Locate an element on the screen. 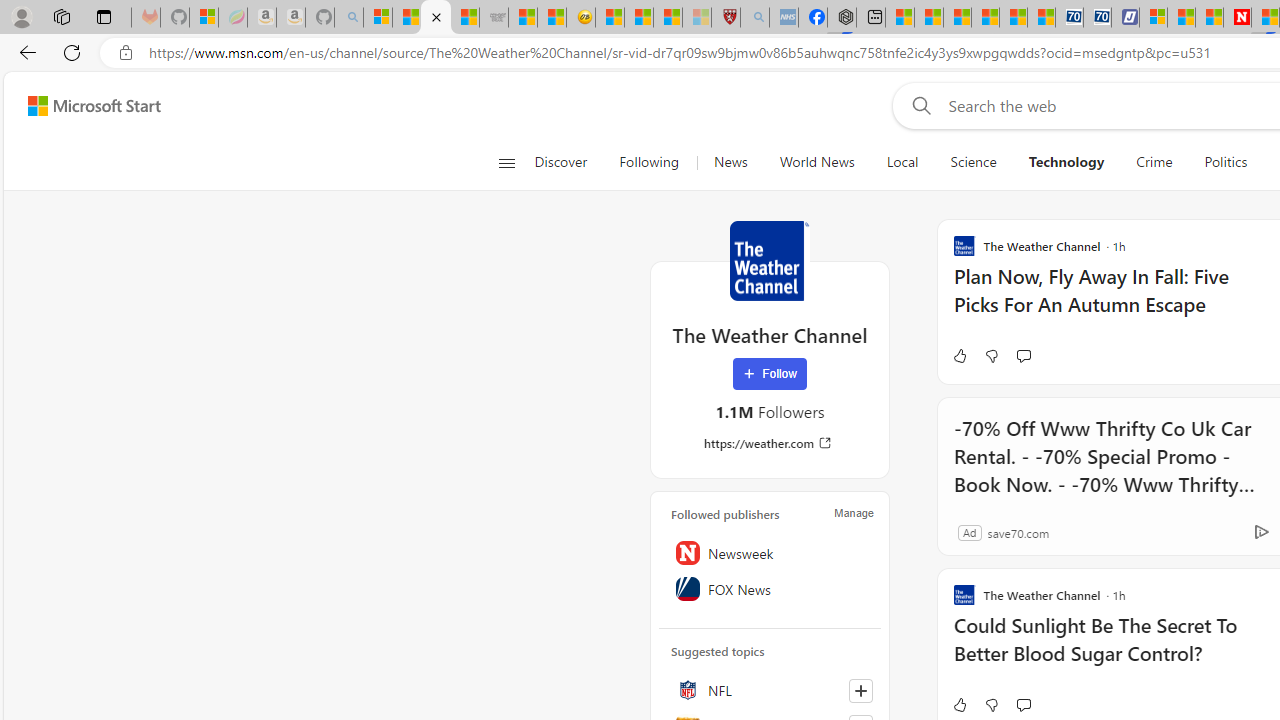 The width and height of the screenshot is (1280, 720). 'https://weather.com' is located at coordinates (768, 442).